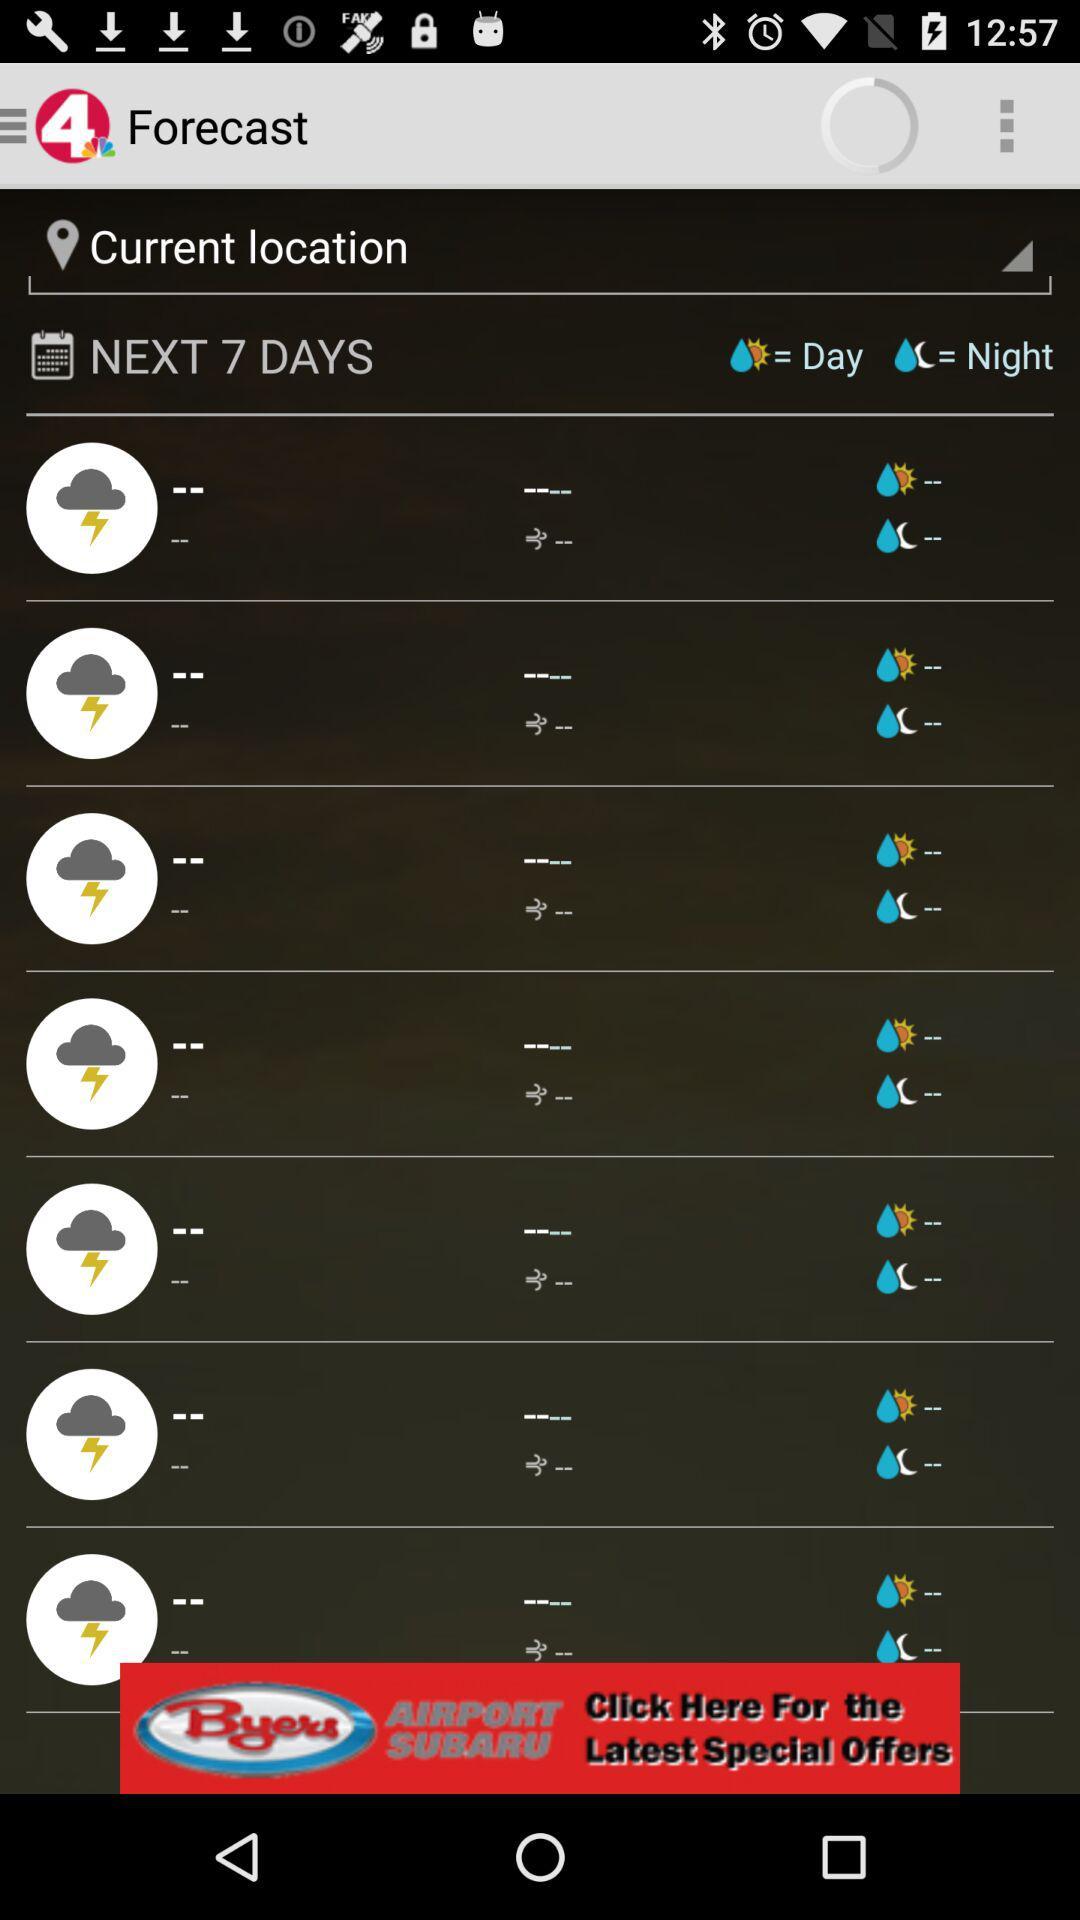  Describe the element at coordinates (560, 1228) in the screenshot. I see `the app to the right of -- app` at that location.